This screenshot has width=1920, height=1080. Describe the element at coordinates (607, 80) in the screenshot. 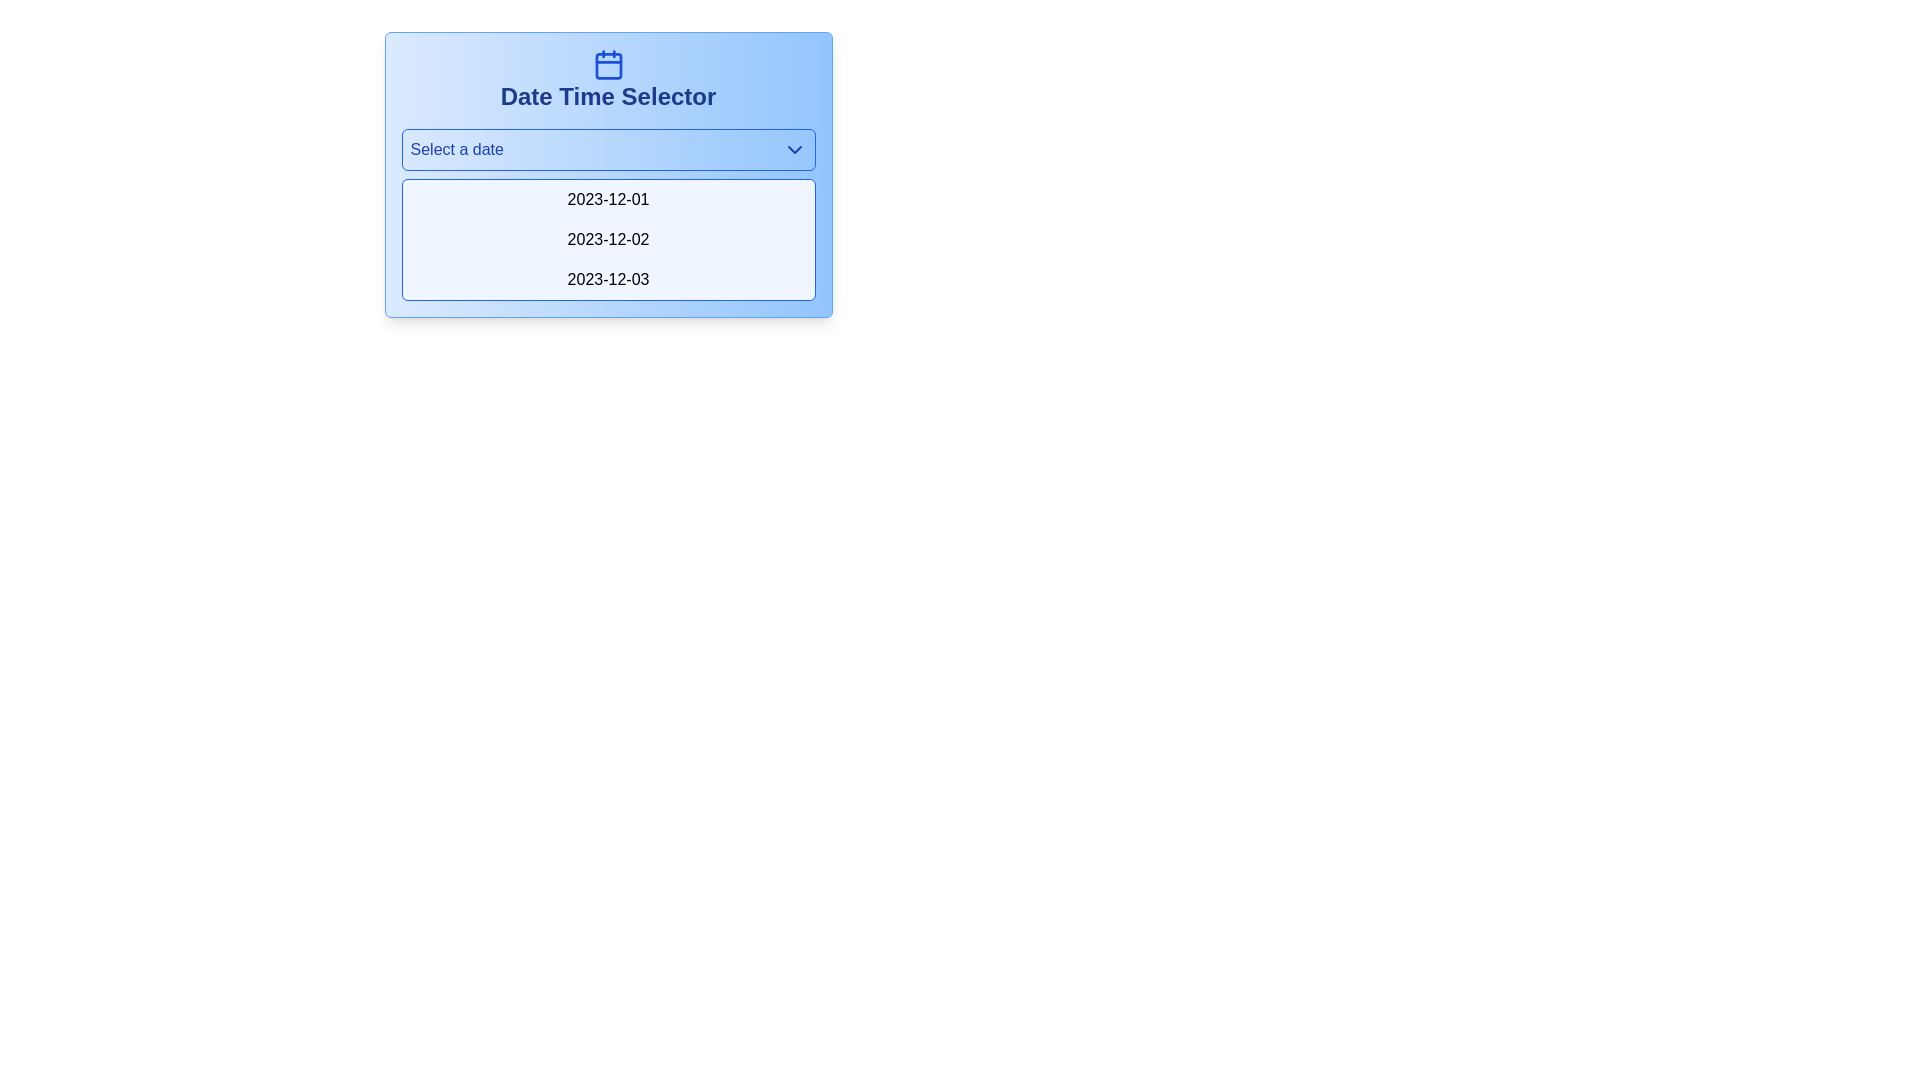

I see `header section located at the top of the date and time selector, which indicates its purpose as a date and time selector` at that location.